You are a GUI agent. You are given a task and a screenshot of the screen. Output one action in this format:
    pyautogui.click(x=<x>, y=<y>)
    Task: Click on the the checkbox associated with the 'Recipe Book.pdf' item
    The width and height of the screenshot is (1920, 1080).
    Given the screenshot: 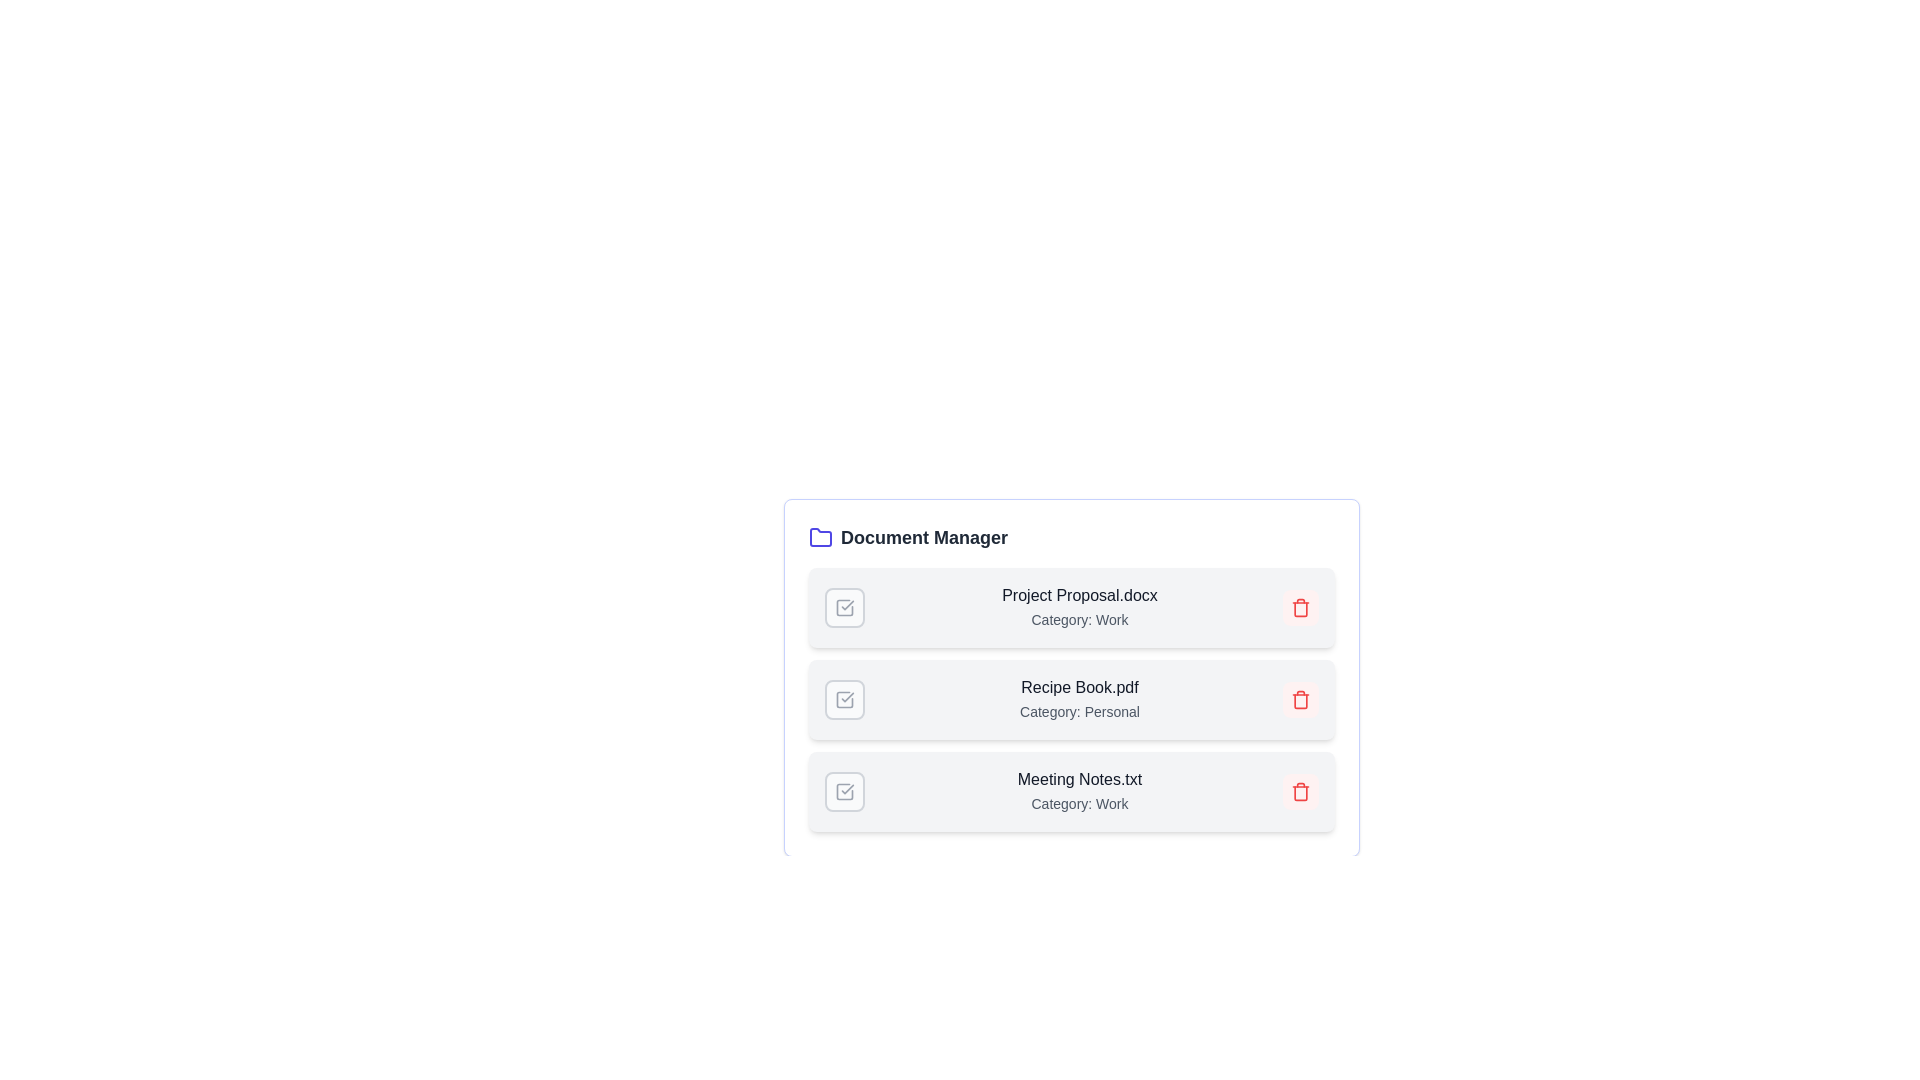 What is the action you would take?
    pyautogui.click(x=844, y=698)
    